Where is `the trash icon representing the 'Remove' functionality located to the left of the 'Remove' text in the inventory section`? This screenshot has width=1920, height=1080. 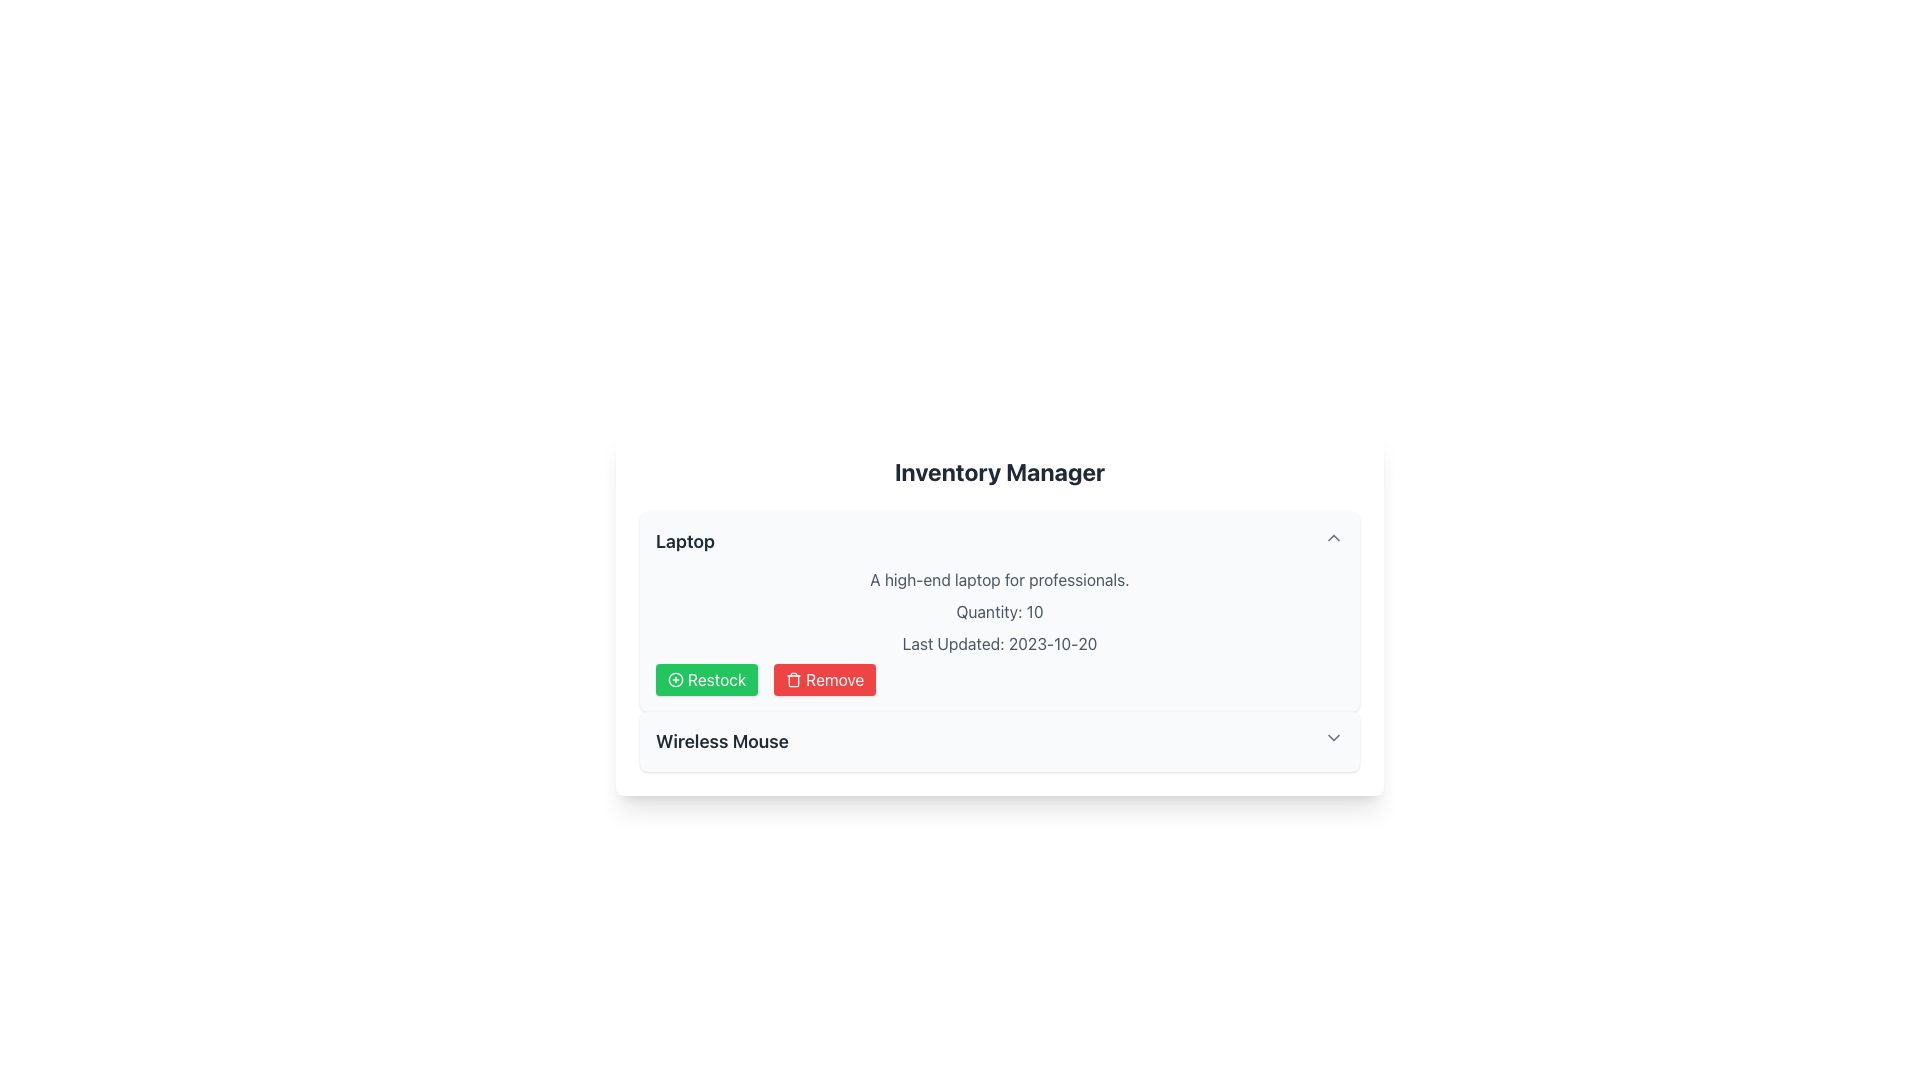 the trash icon representing the 'Remove' functionality located to the left of the 'Remove' text in the inventory section is located at coordinates (793, 678).